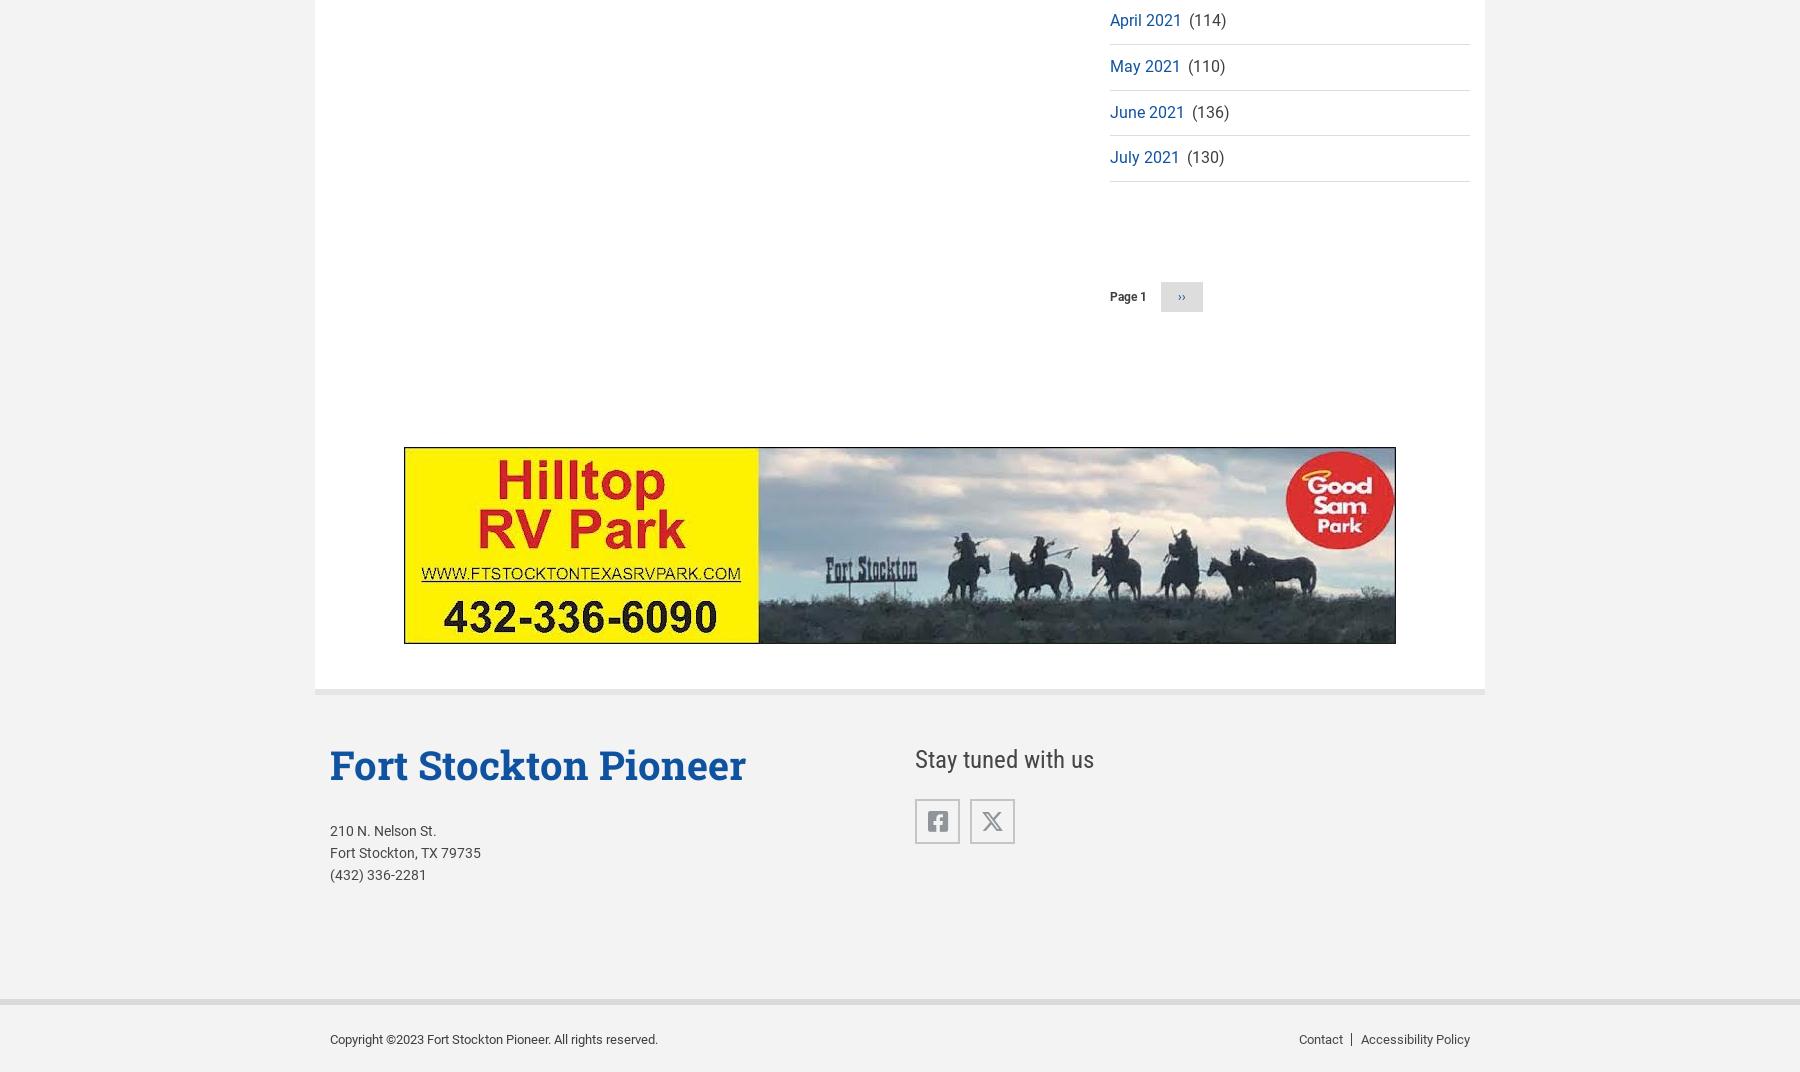 This screenshot has height=1072, width=1800. What do you see at coordinates (1127, 296) in the screenshot?
I see `'Page 1'` at bounding box center [1127, 296].